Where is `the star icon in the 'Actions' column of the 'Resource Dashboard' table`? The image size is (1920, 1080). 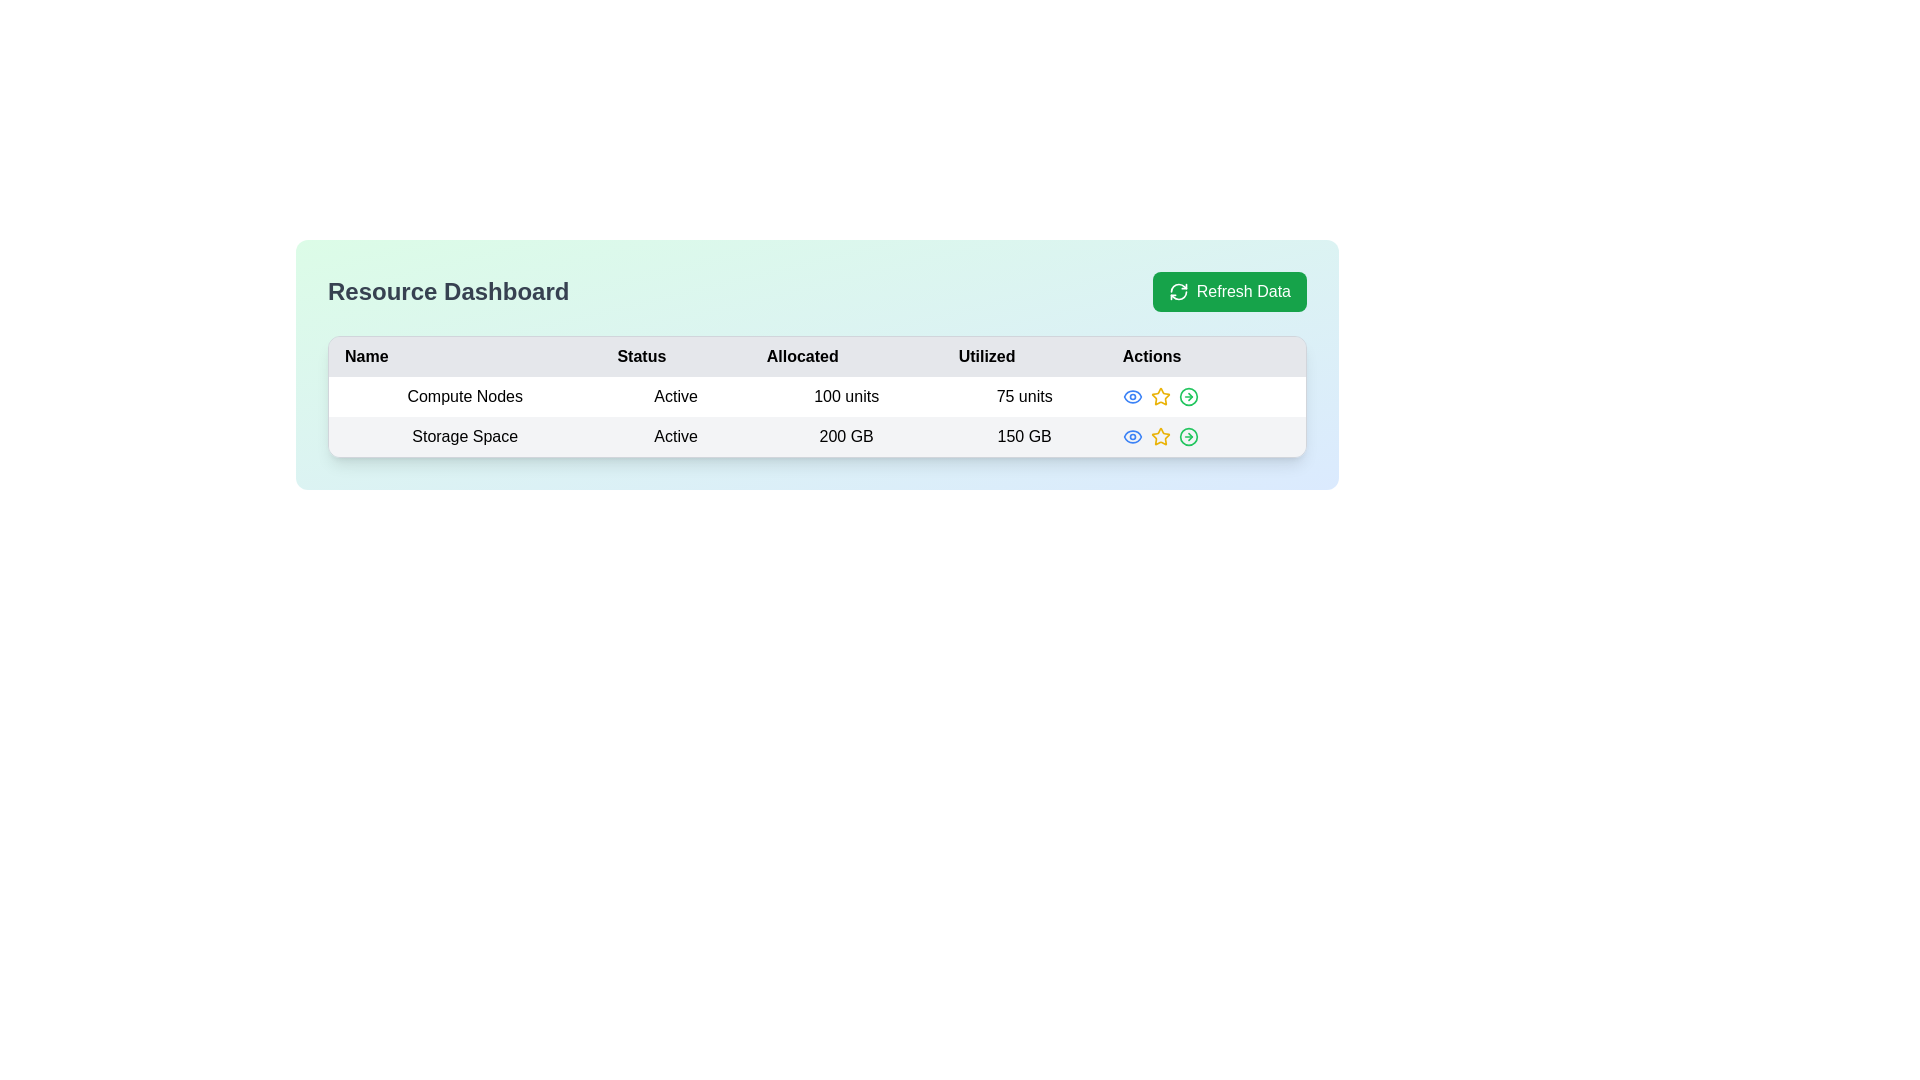
the star icon in the 'Actions' column of the 'Resource Dashboard' table is located at coordinates (1160, 434).